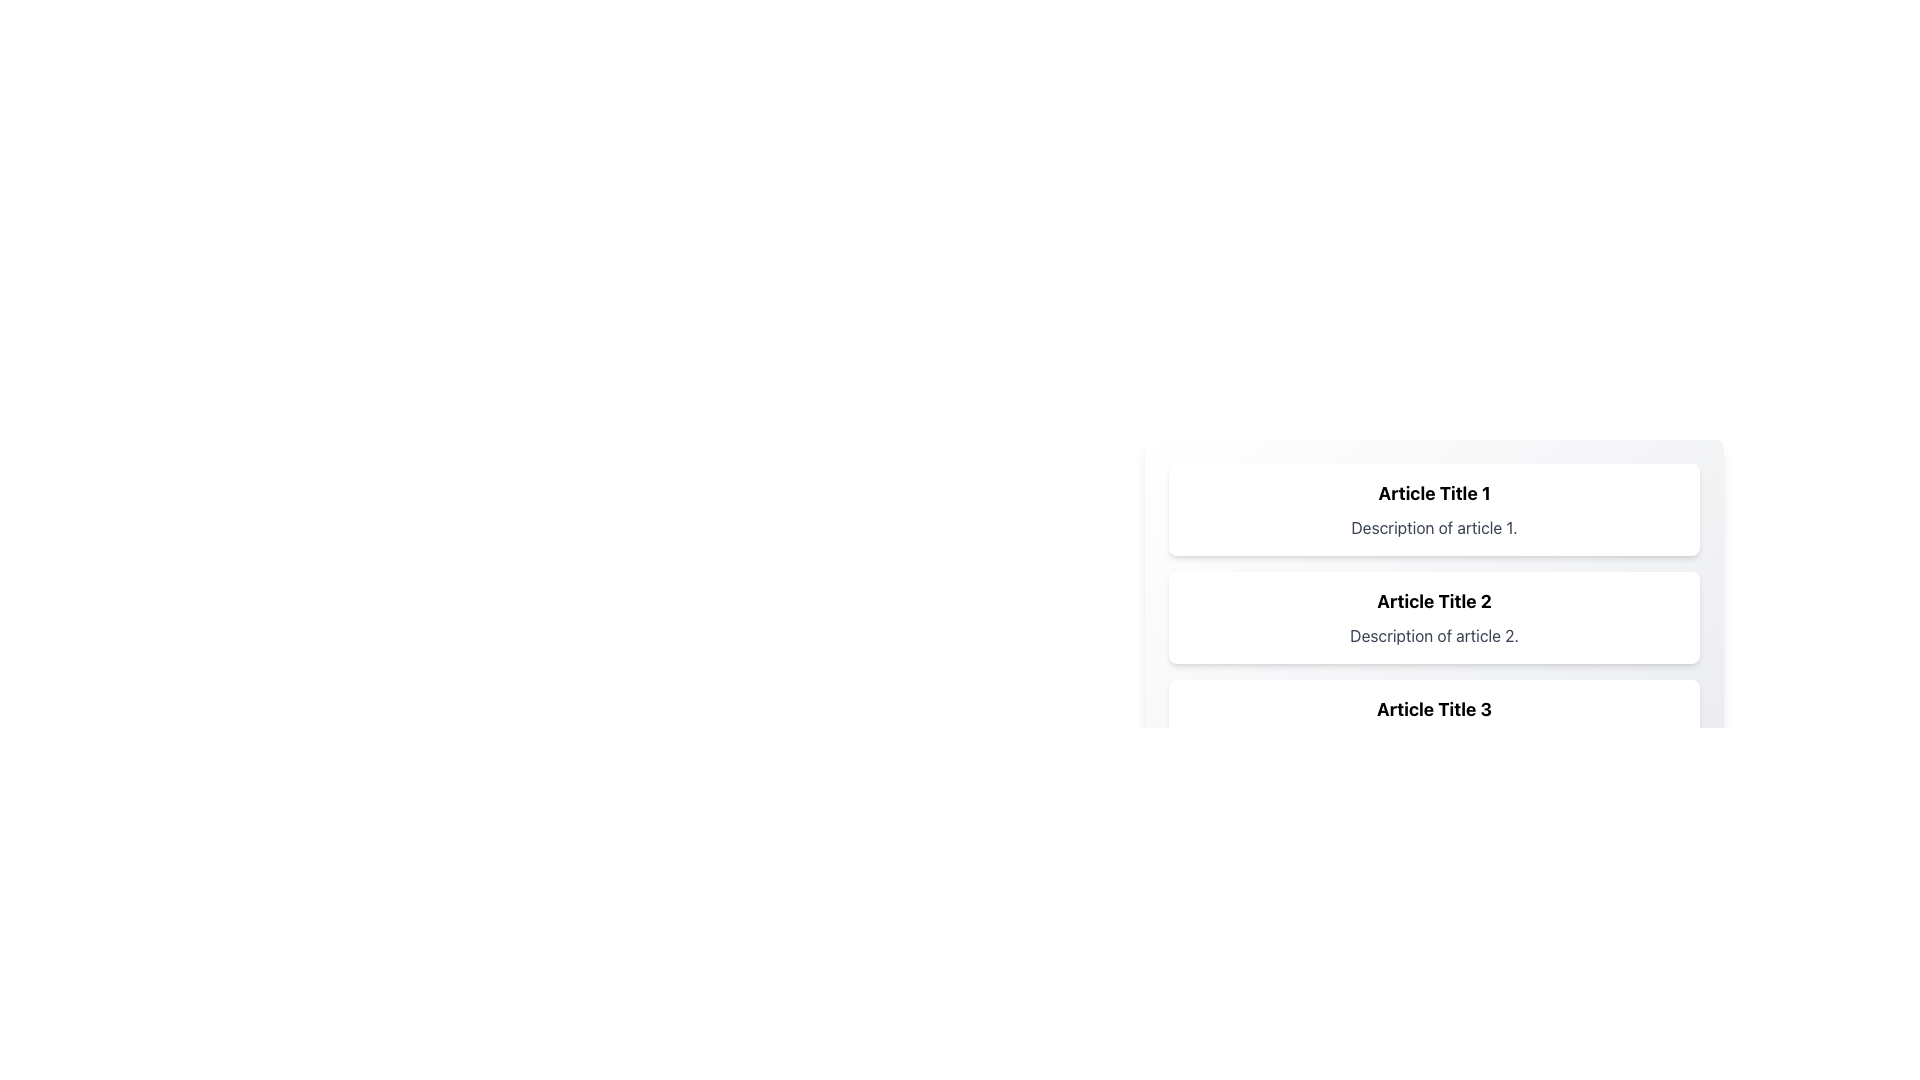 The image size is (1920, 1080). Describe the element at coordinates (1433, 636) in the screenshot. I see `the descriptive label located below 'Article Title 2' in the card component` at that location.